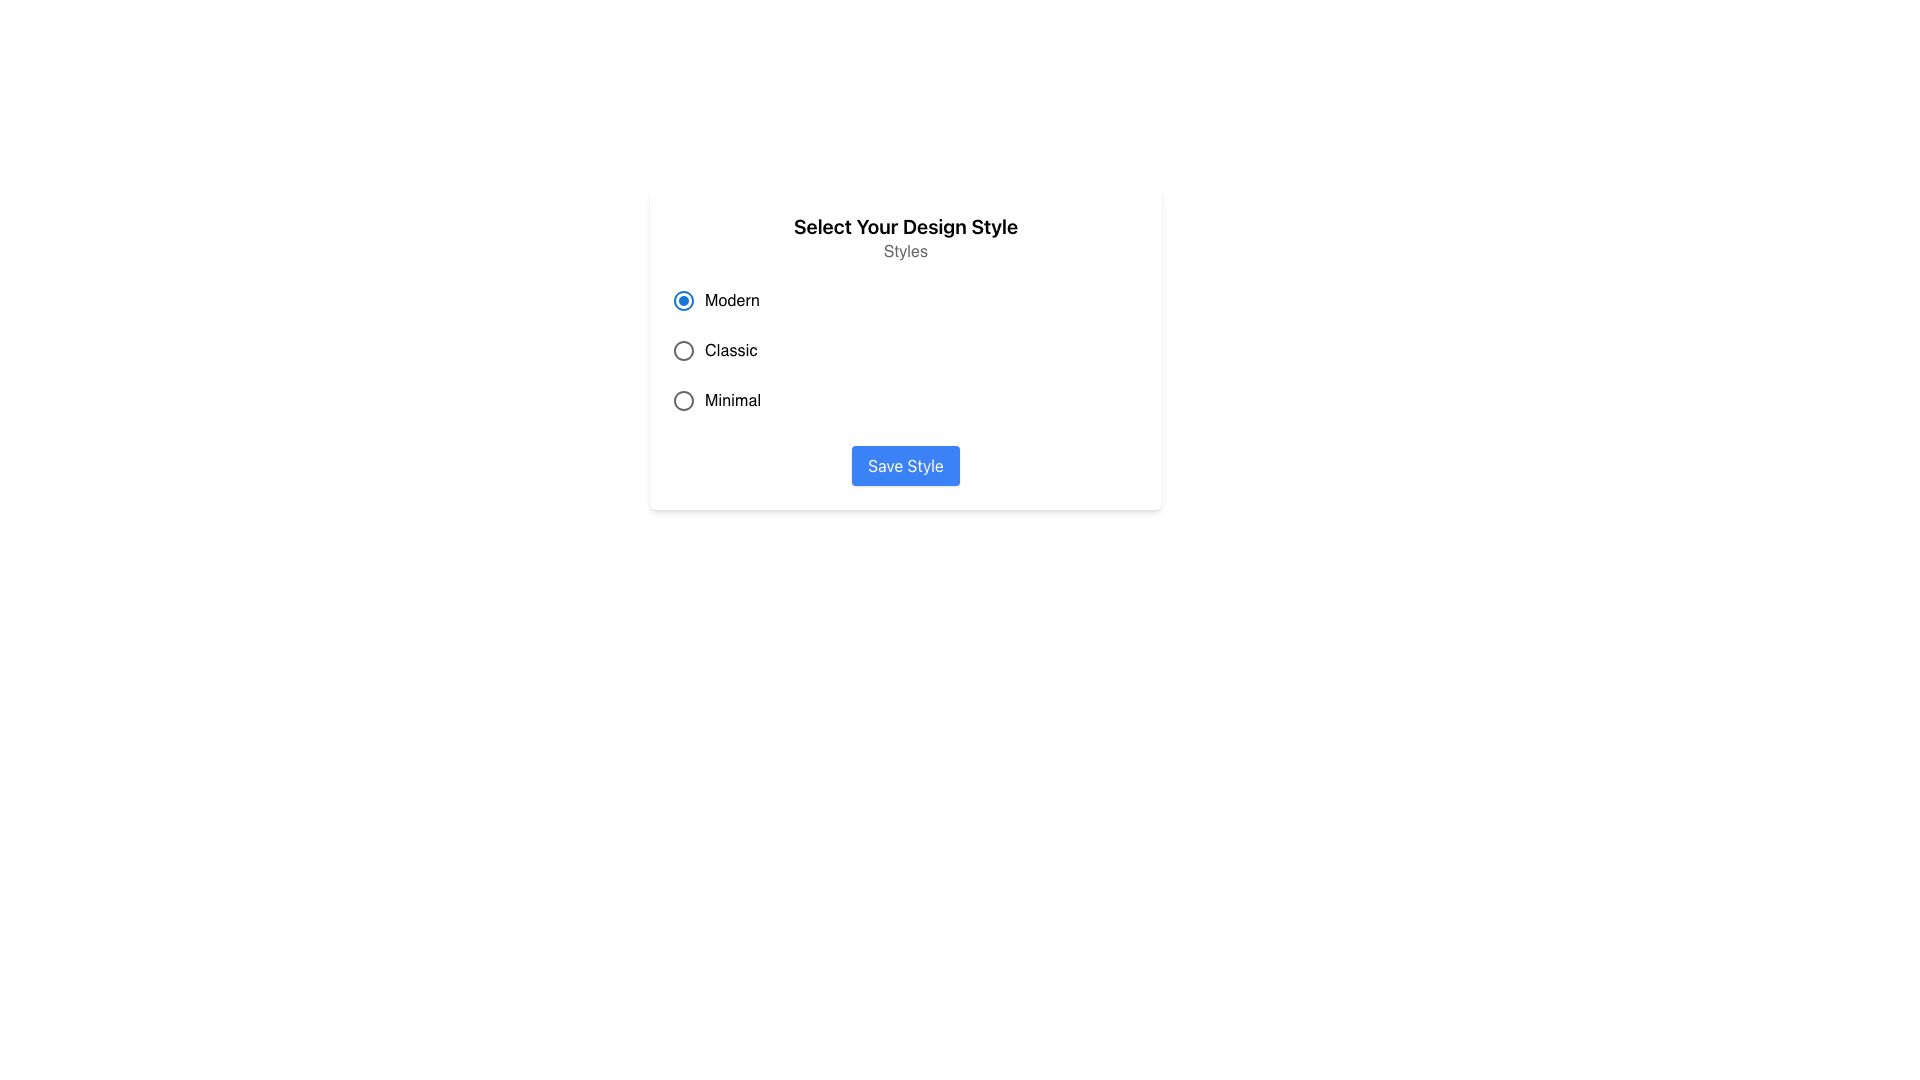 The width and height of the screenshot is (1920, 1080). I want to click on the second circular radio button styled with a gray outline and filled dark center, so click(684, 350).